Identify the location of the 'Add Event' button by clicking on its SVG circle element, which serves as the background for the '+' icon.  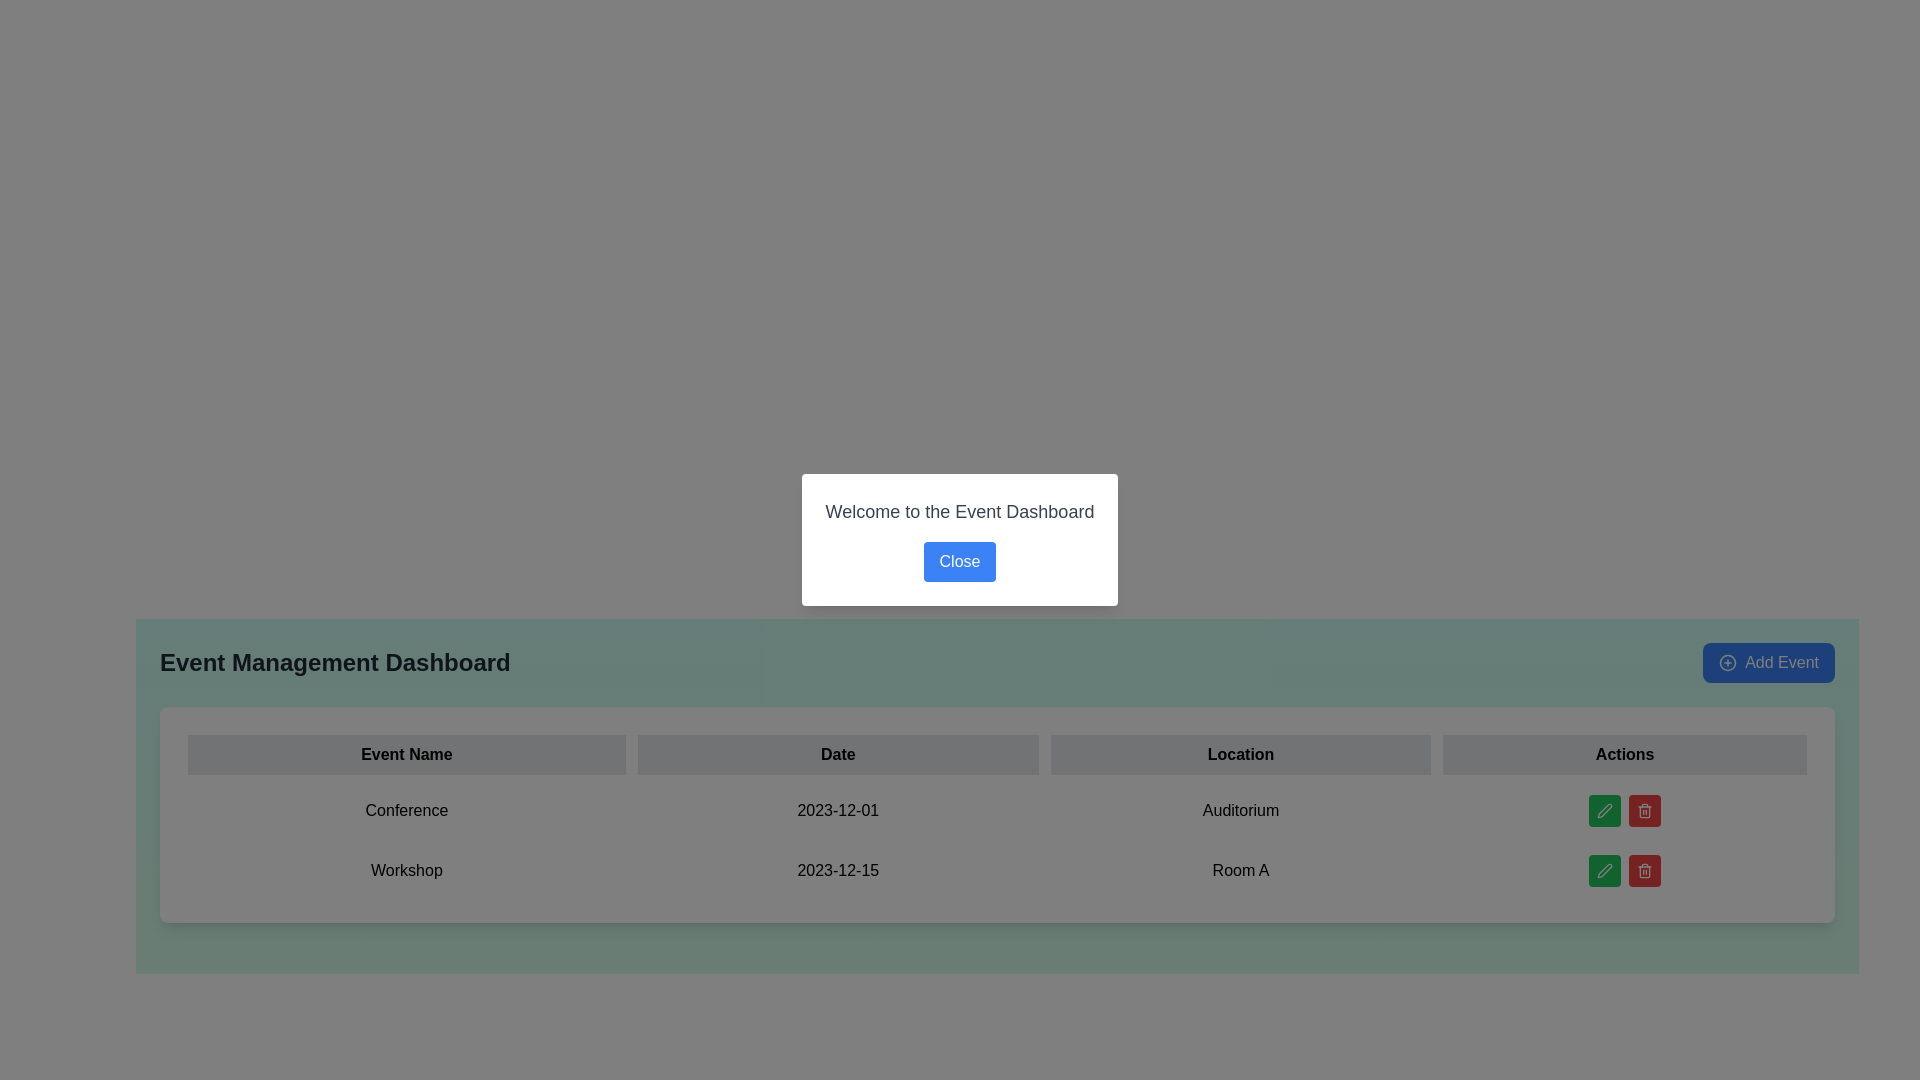
(1727, 663).